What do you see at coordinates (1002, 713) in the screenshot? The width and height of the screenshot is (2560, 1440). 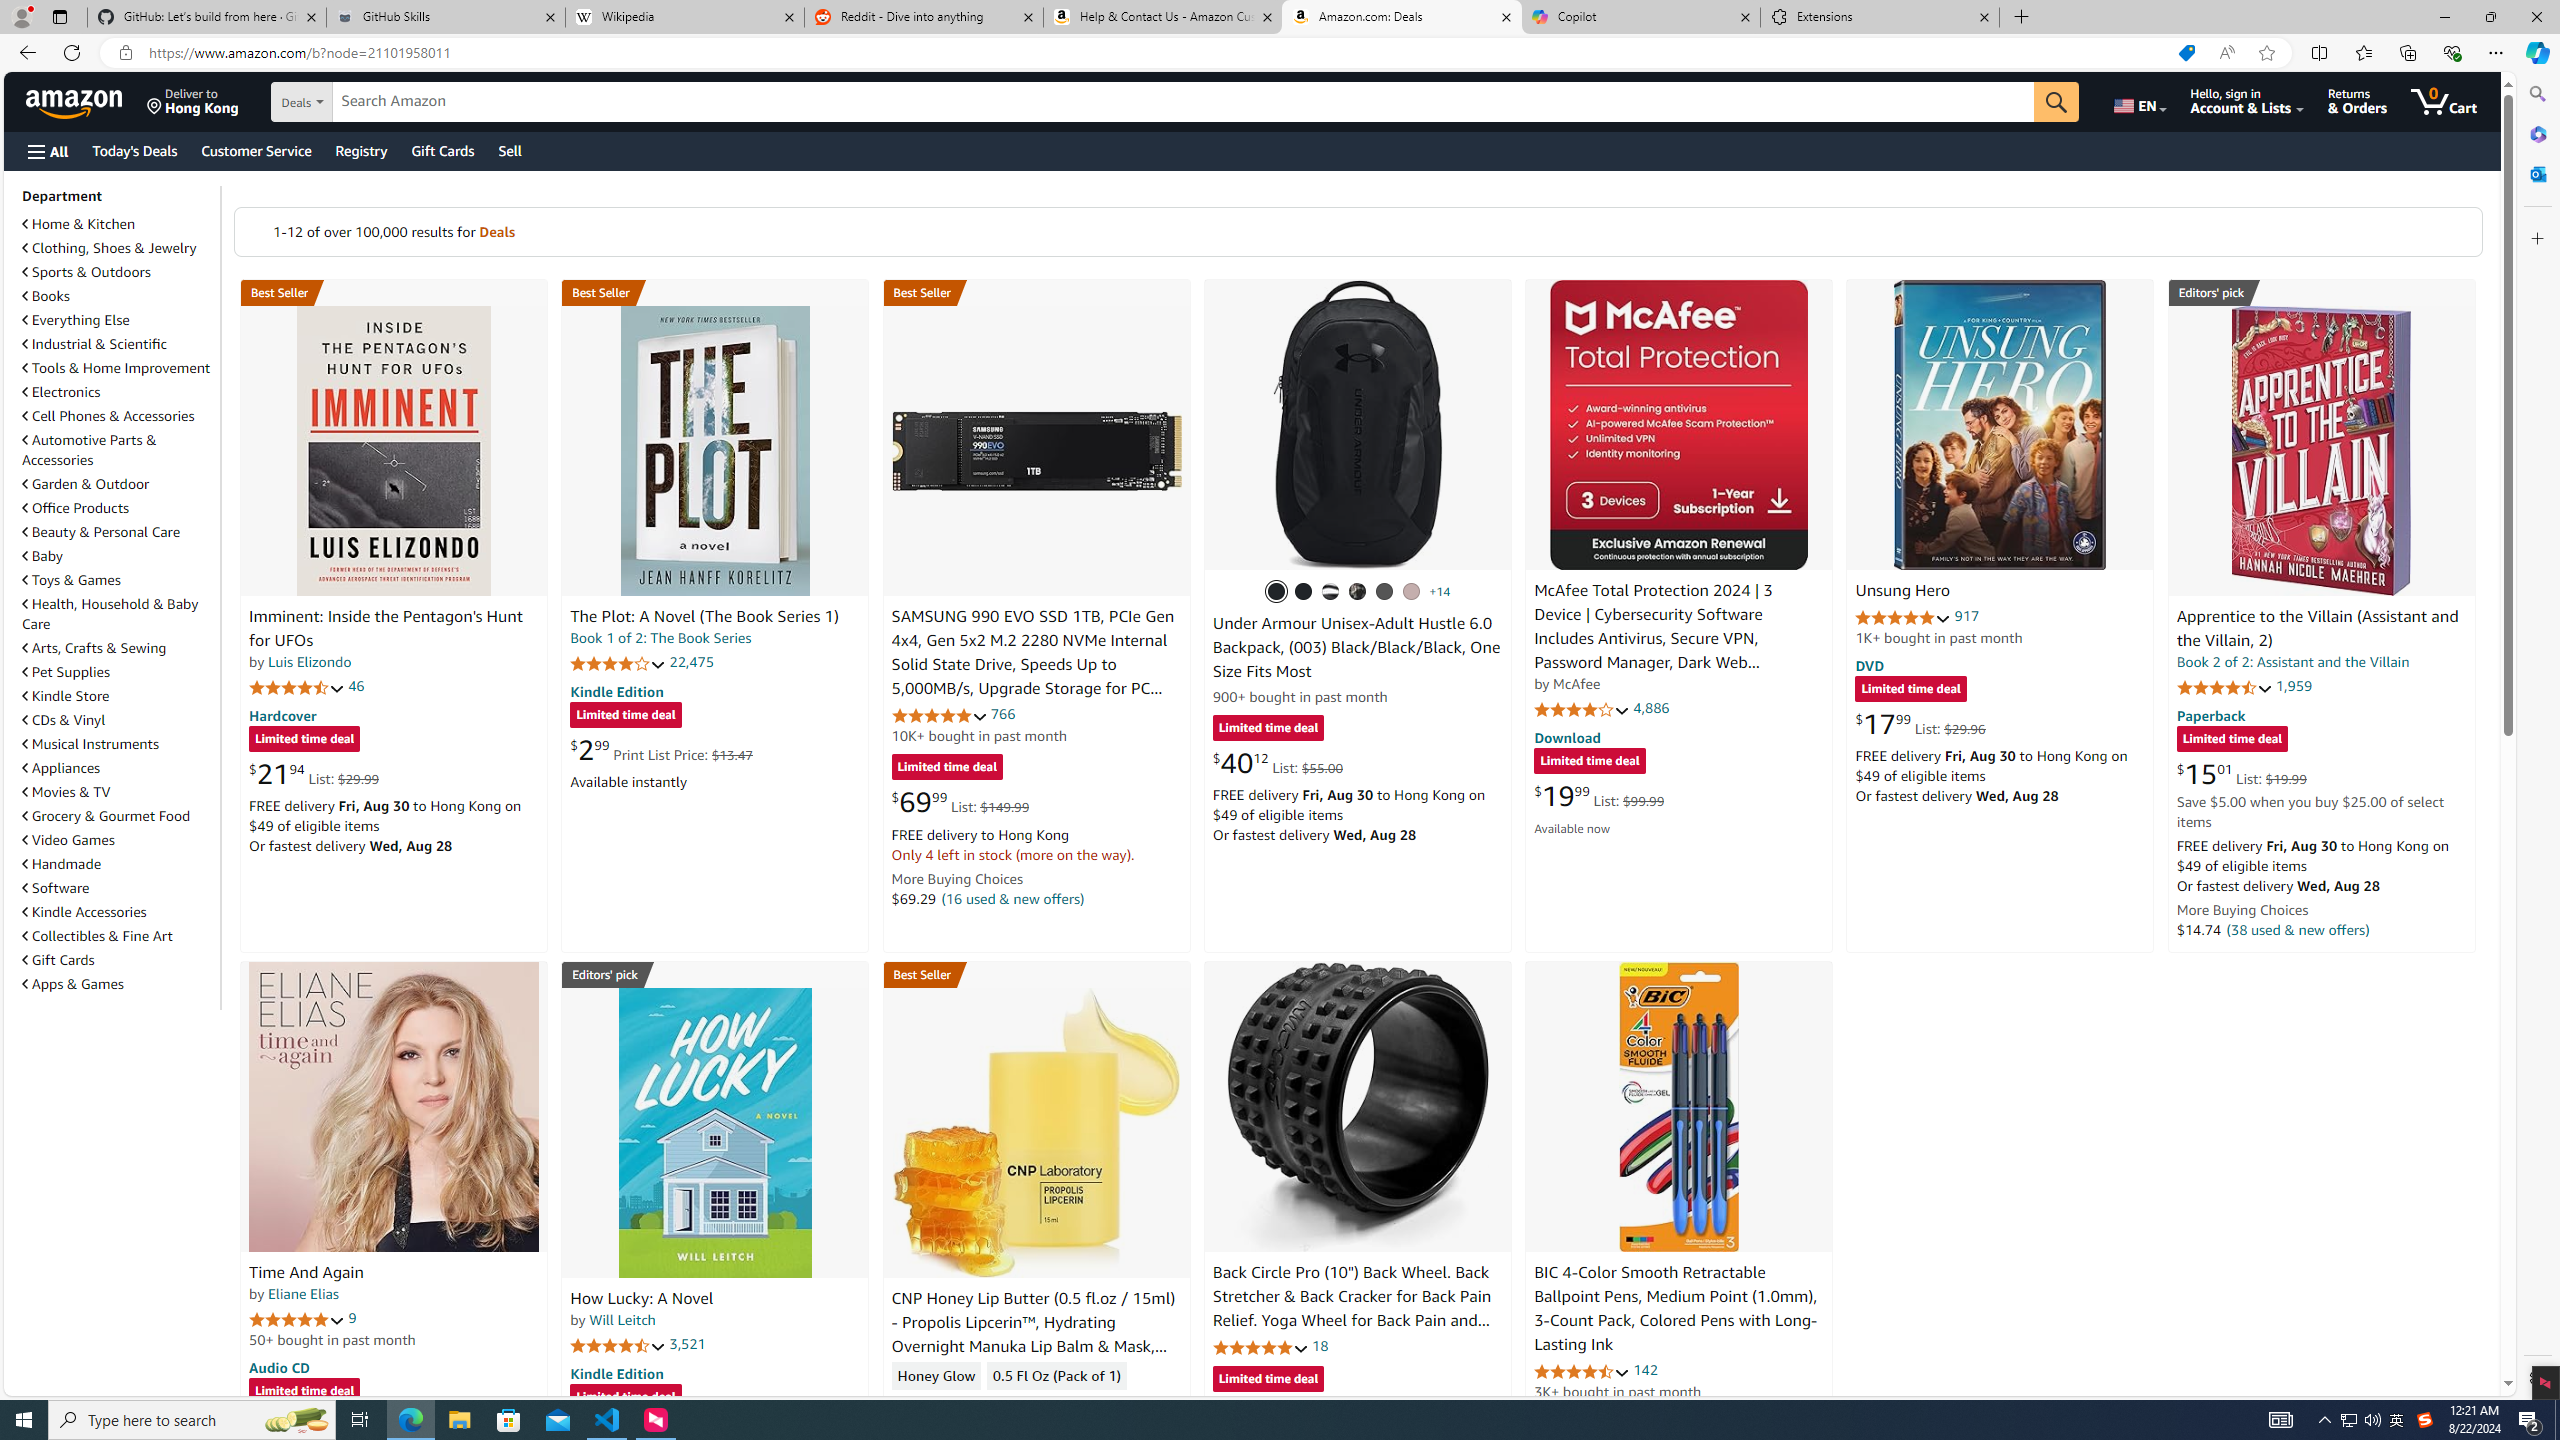 I see `'766'` at bounding box center [1002, 713].